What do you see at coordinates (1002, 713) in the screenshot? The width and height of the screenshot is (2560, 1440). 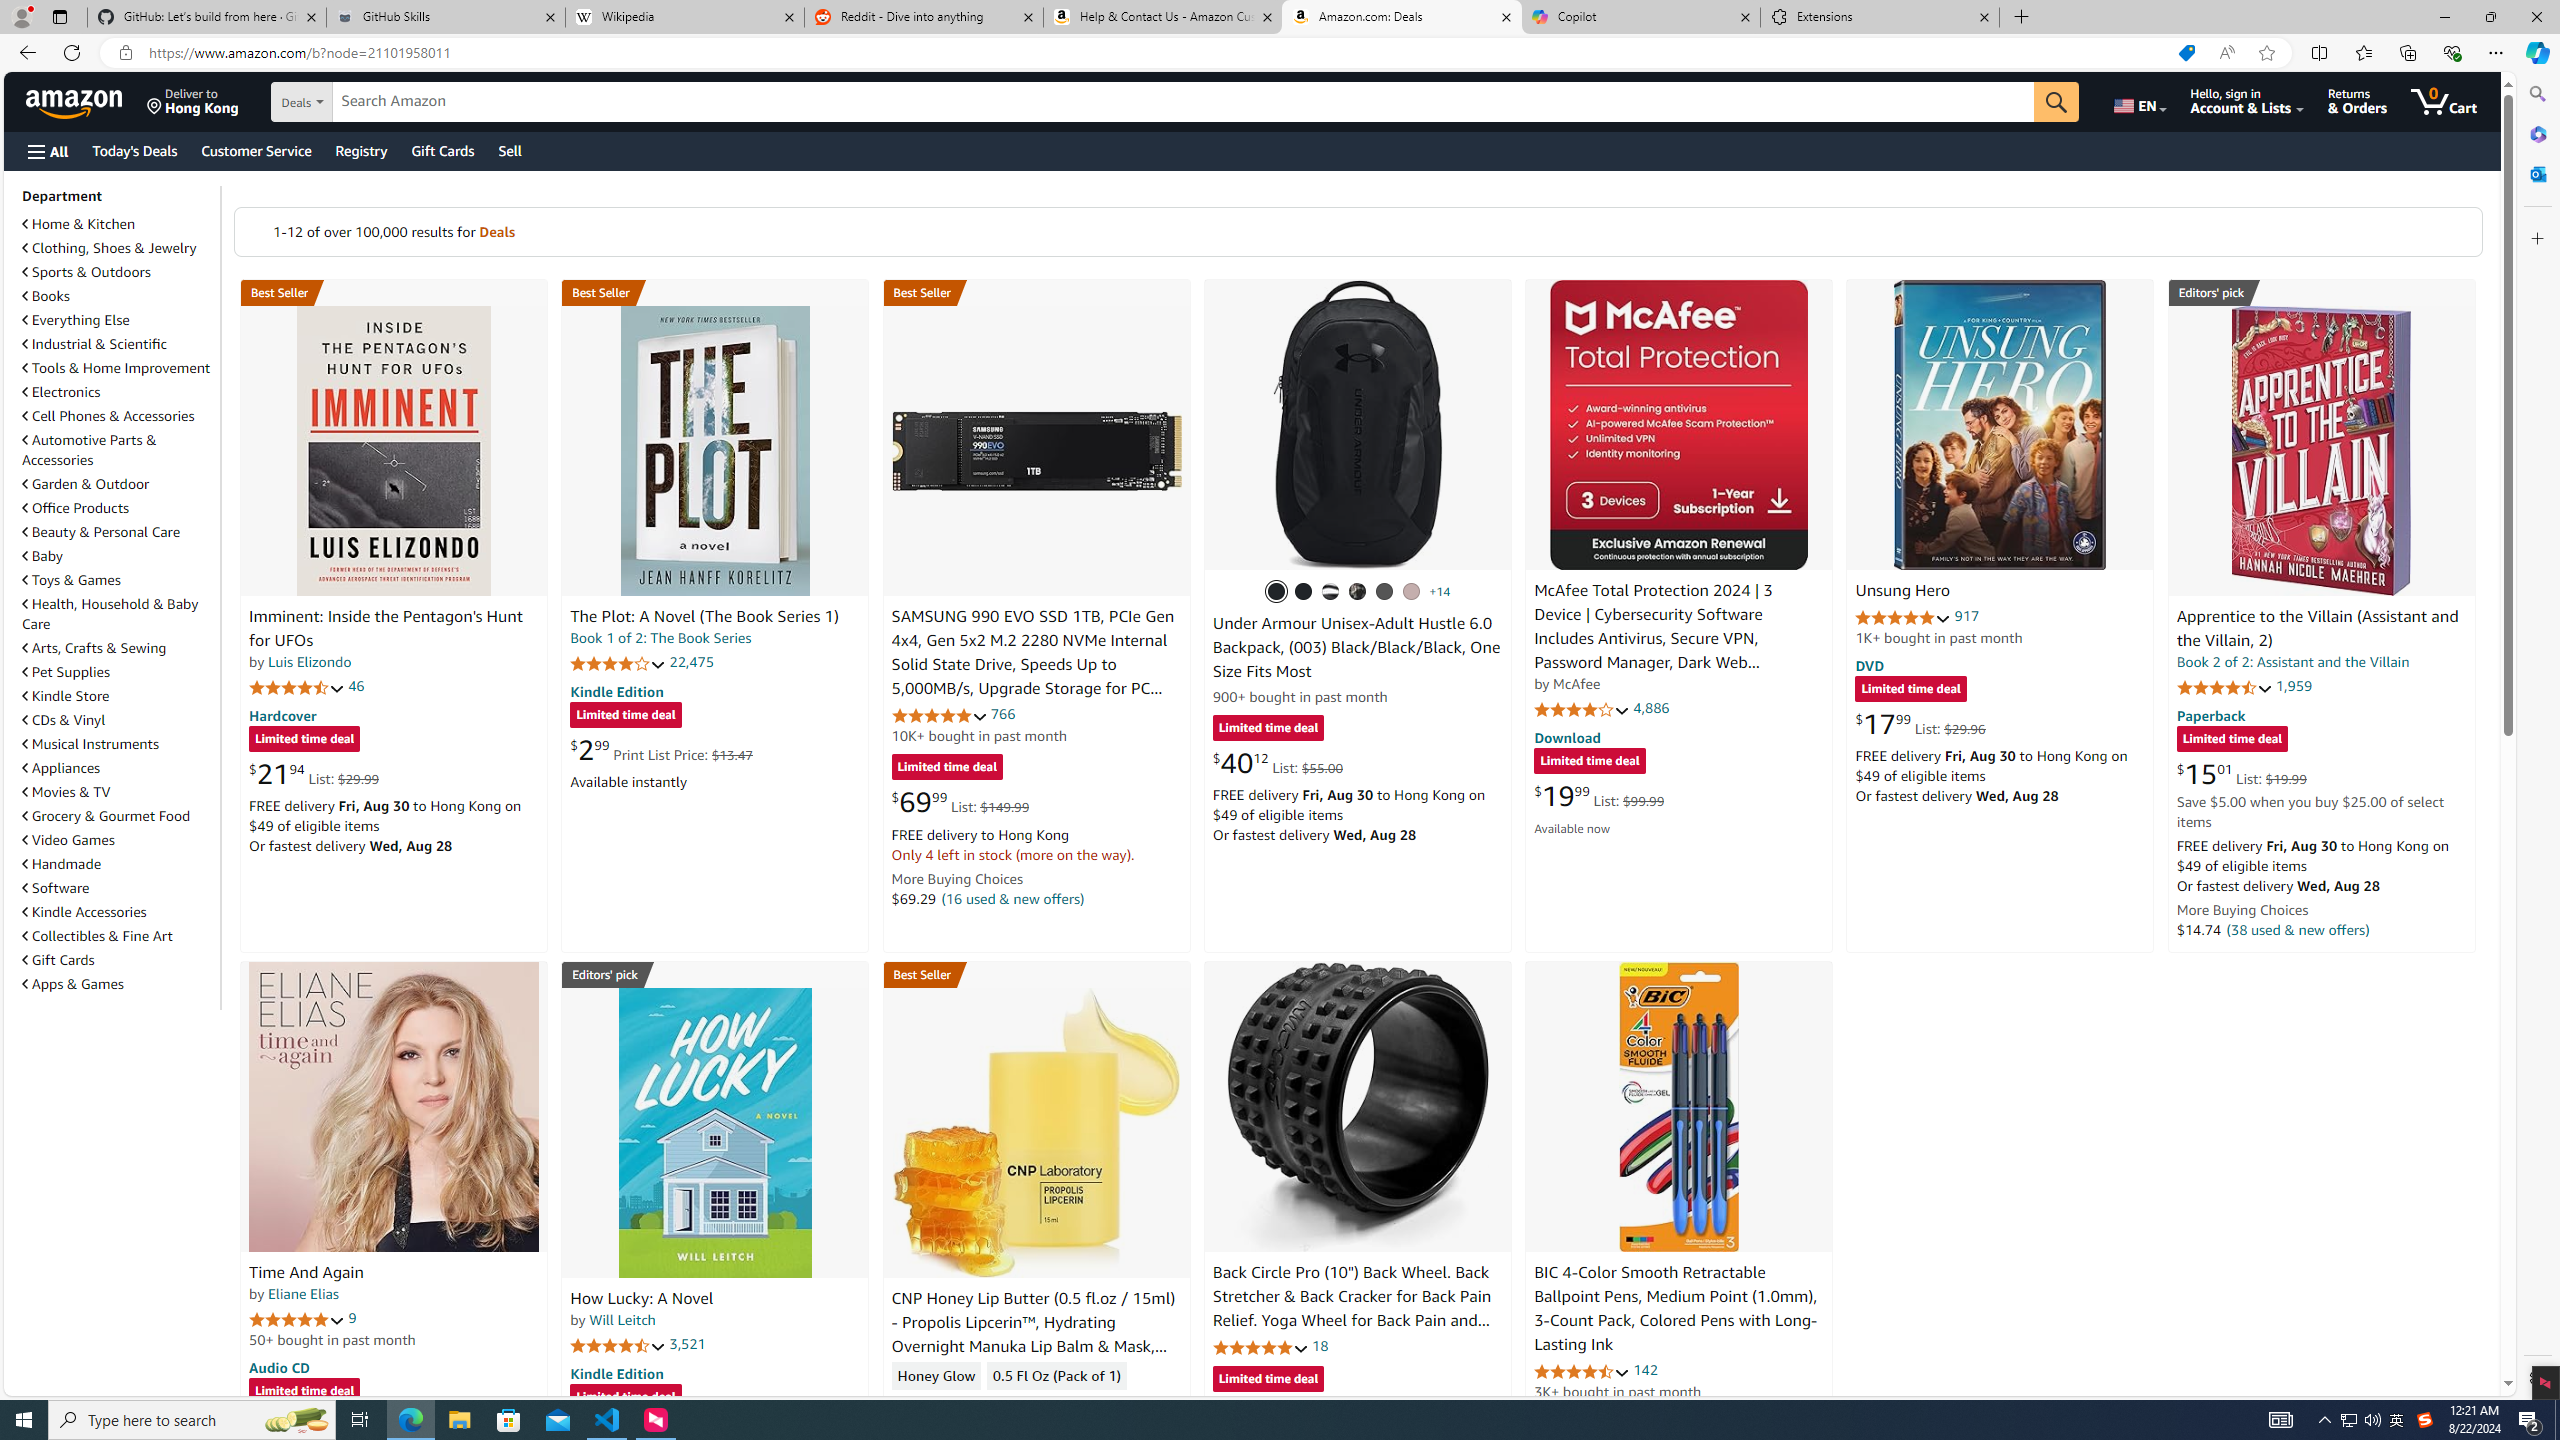 I see `'766'` at bounding box center [1002, 713].